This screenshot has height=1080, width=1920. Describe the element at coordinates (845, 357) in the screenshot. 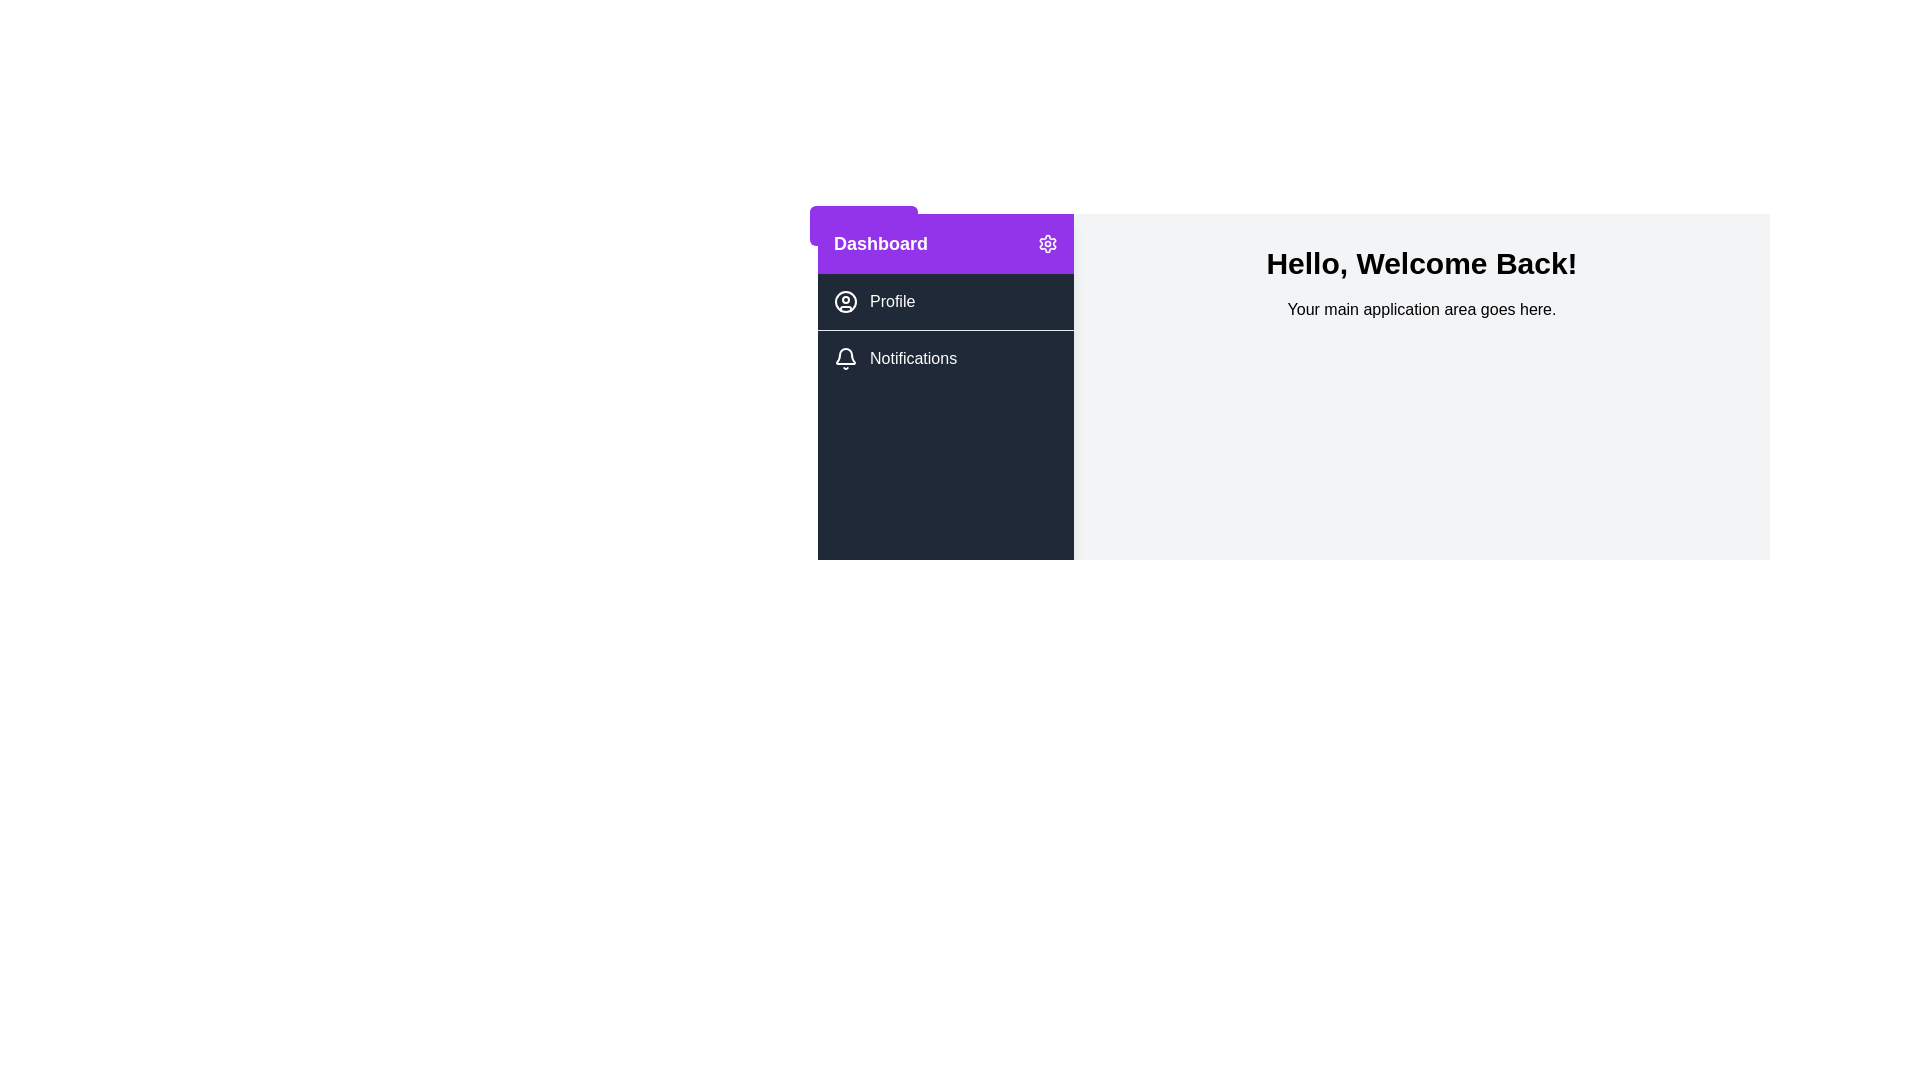

I see `the notification icon located in the left sidebar under the 'Dashboard' section, next to the text 'Notifications'` at that location.